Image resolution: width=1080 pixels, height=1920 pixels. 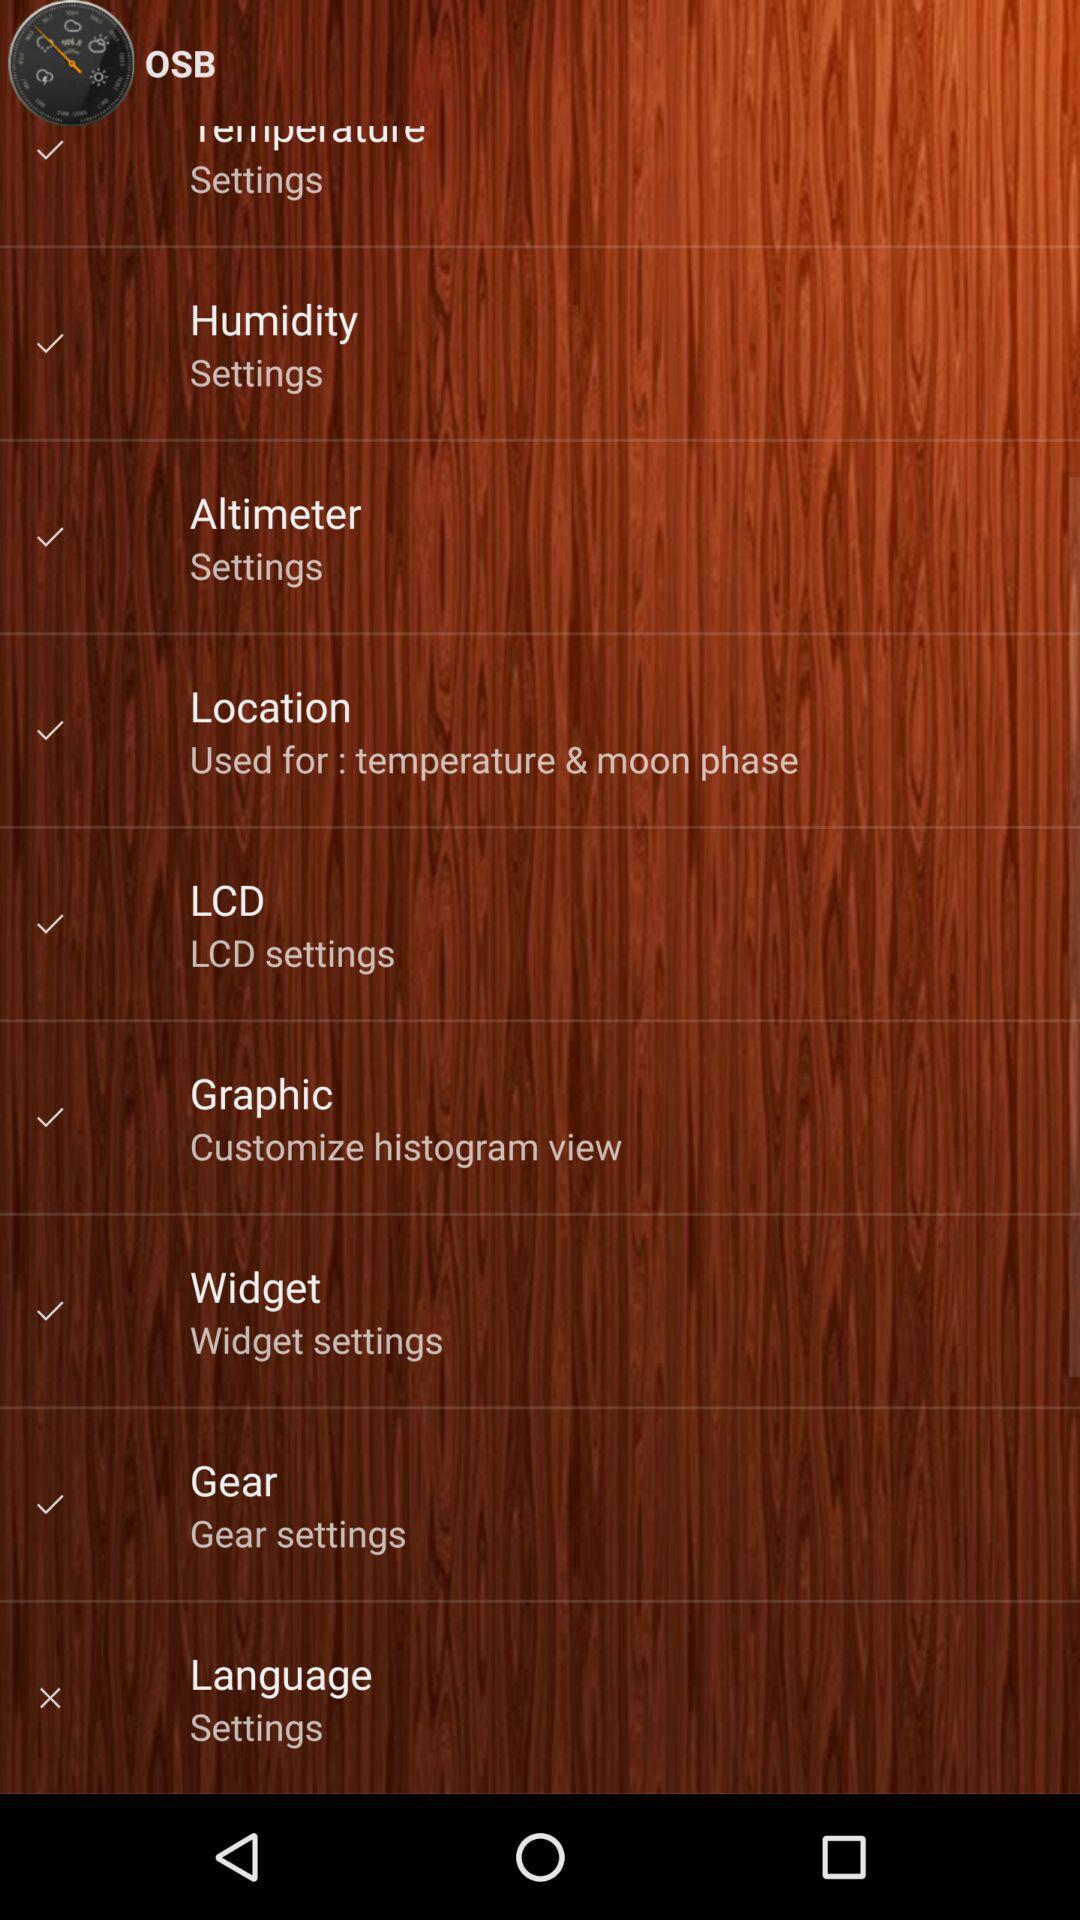 I want to click on the altimeter app, so click(x=275, y=512).